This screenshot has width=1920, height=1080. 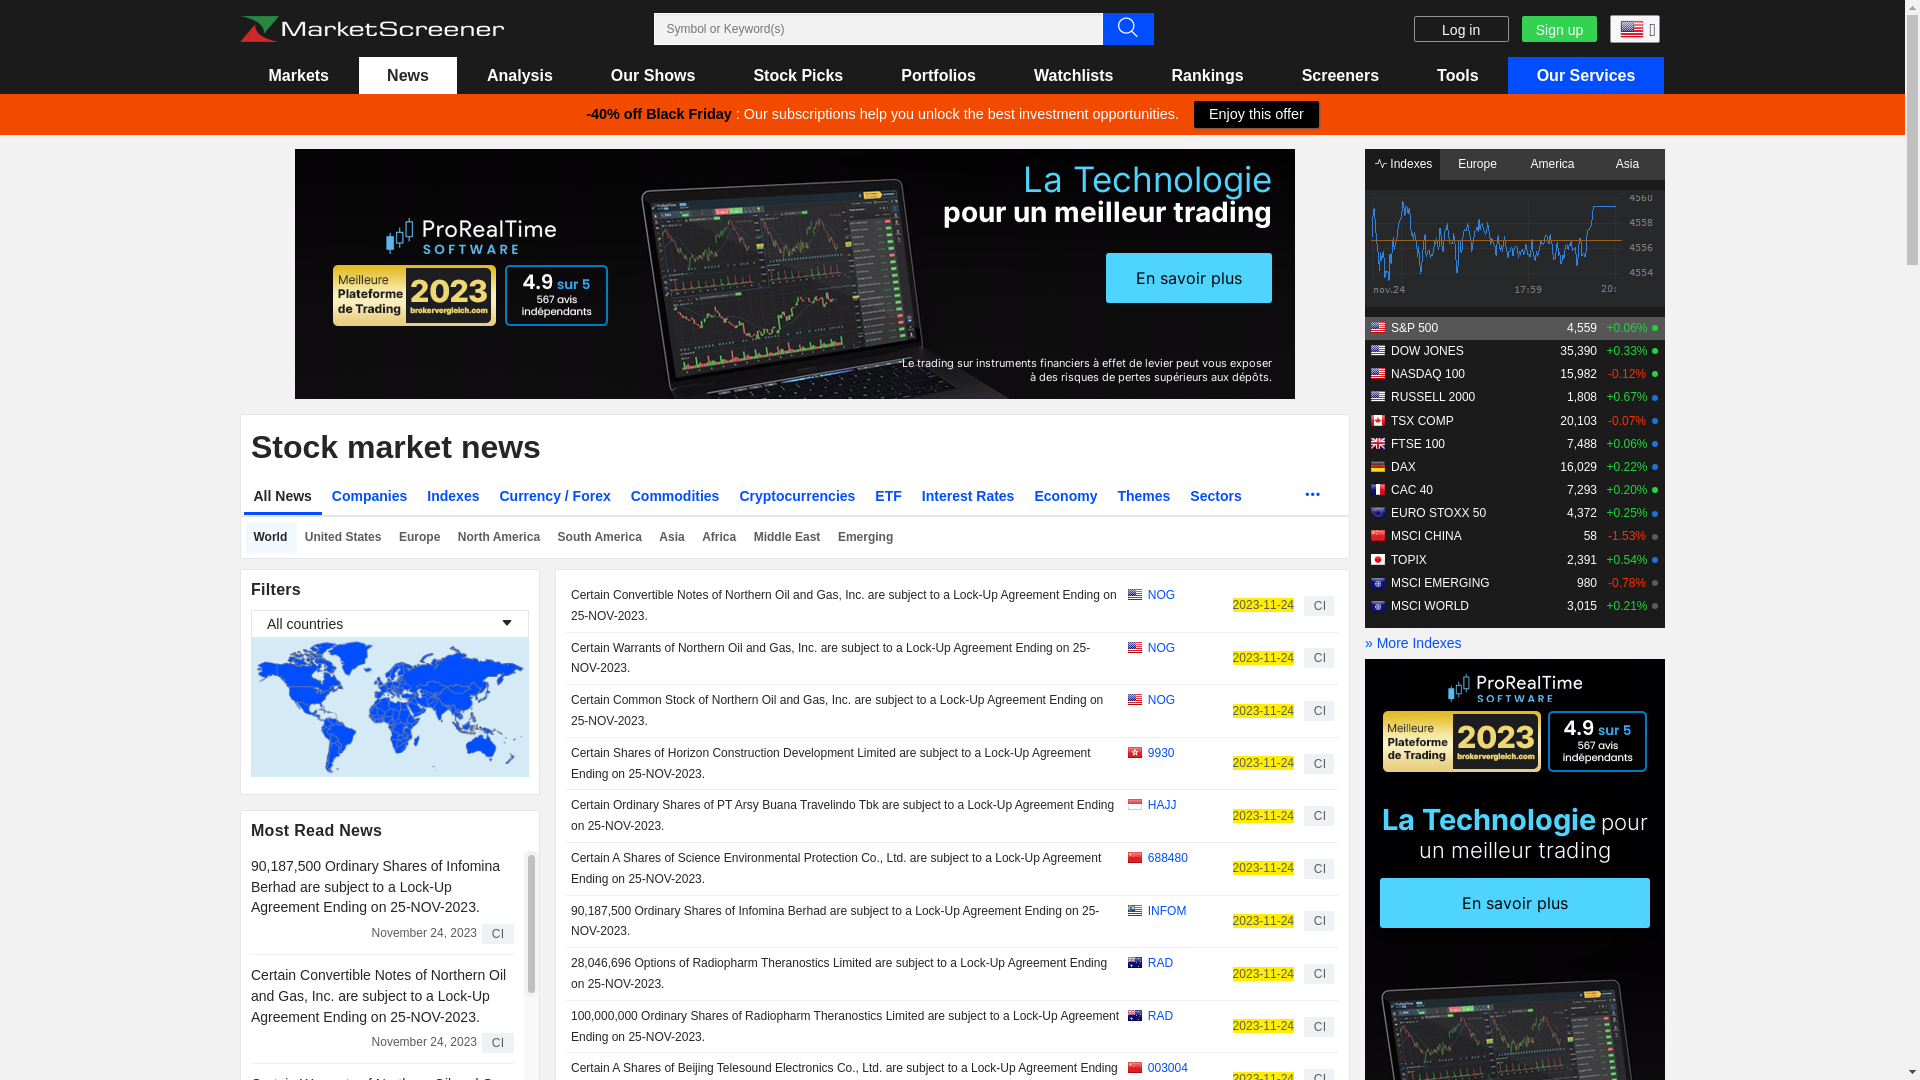 What do you see at coordinates (1214, 495) in the screenshot?
I see `'Sectors'` at bounding box center [1214, 495].